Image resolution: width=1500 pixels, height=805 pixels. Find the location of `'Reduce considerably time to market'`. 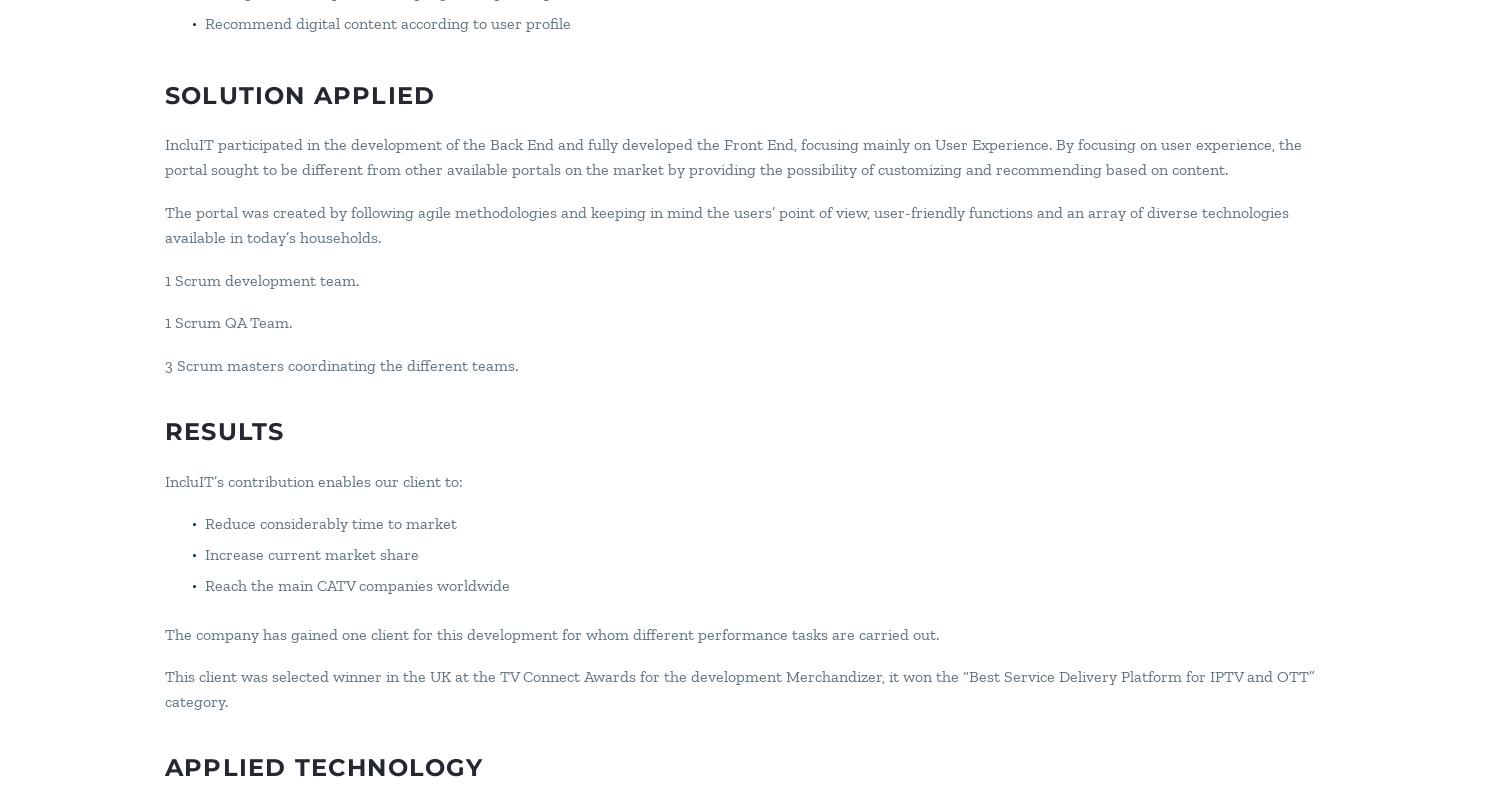

'Reduce considerably time to market' is located at coordinates (330, 522).